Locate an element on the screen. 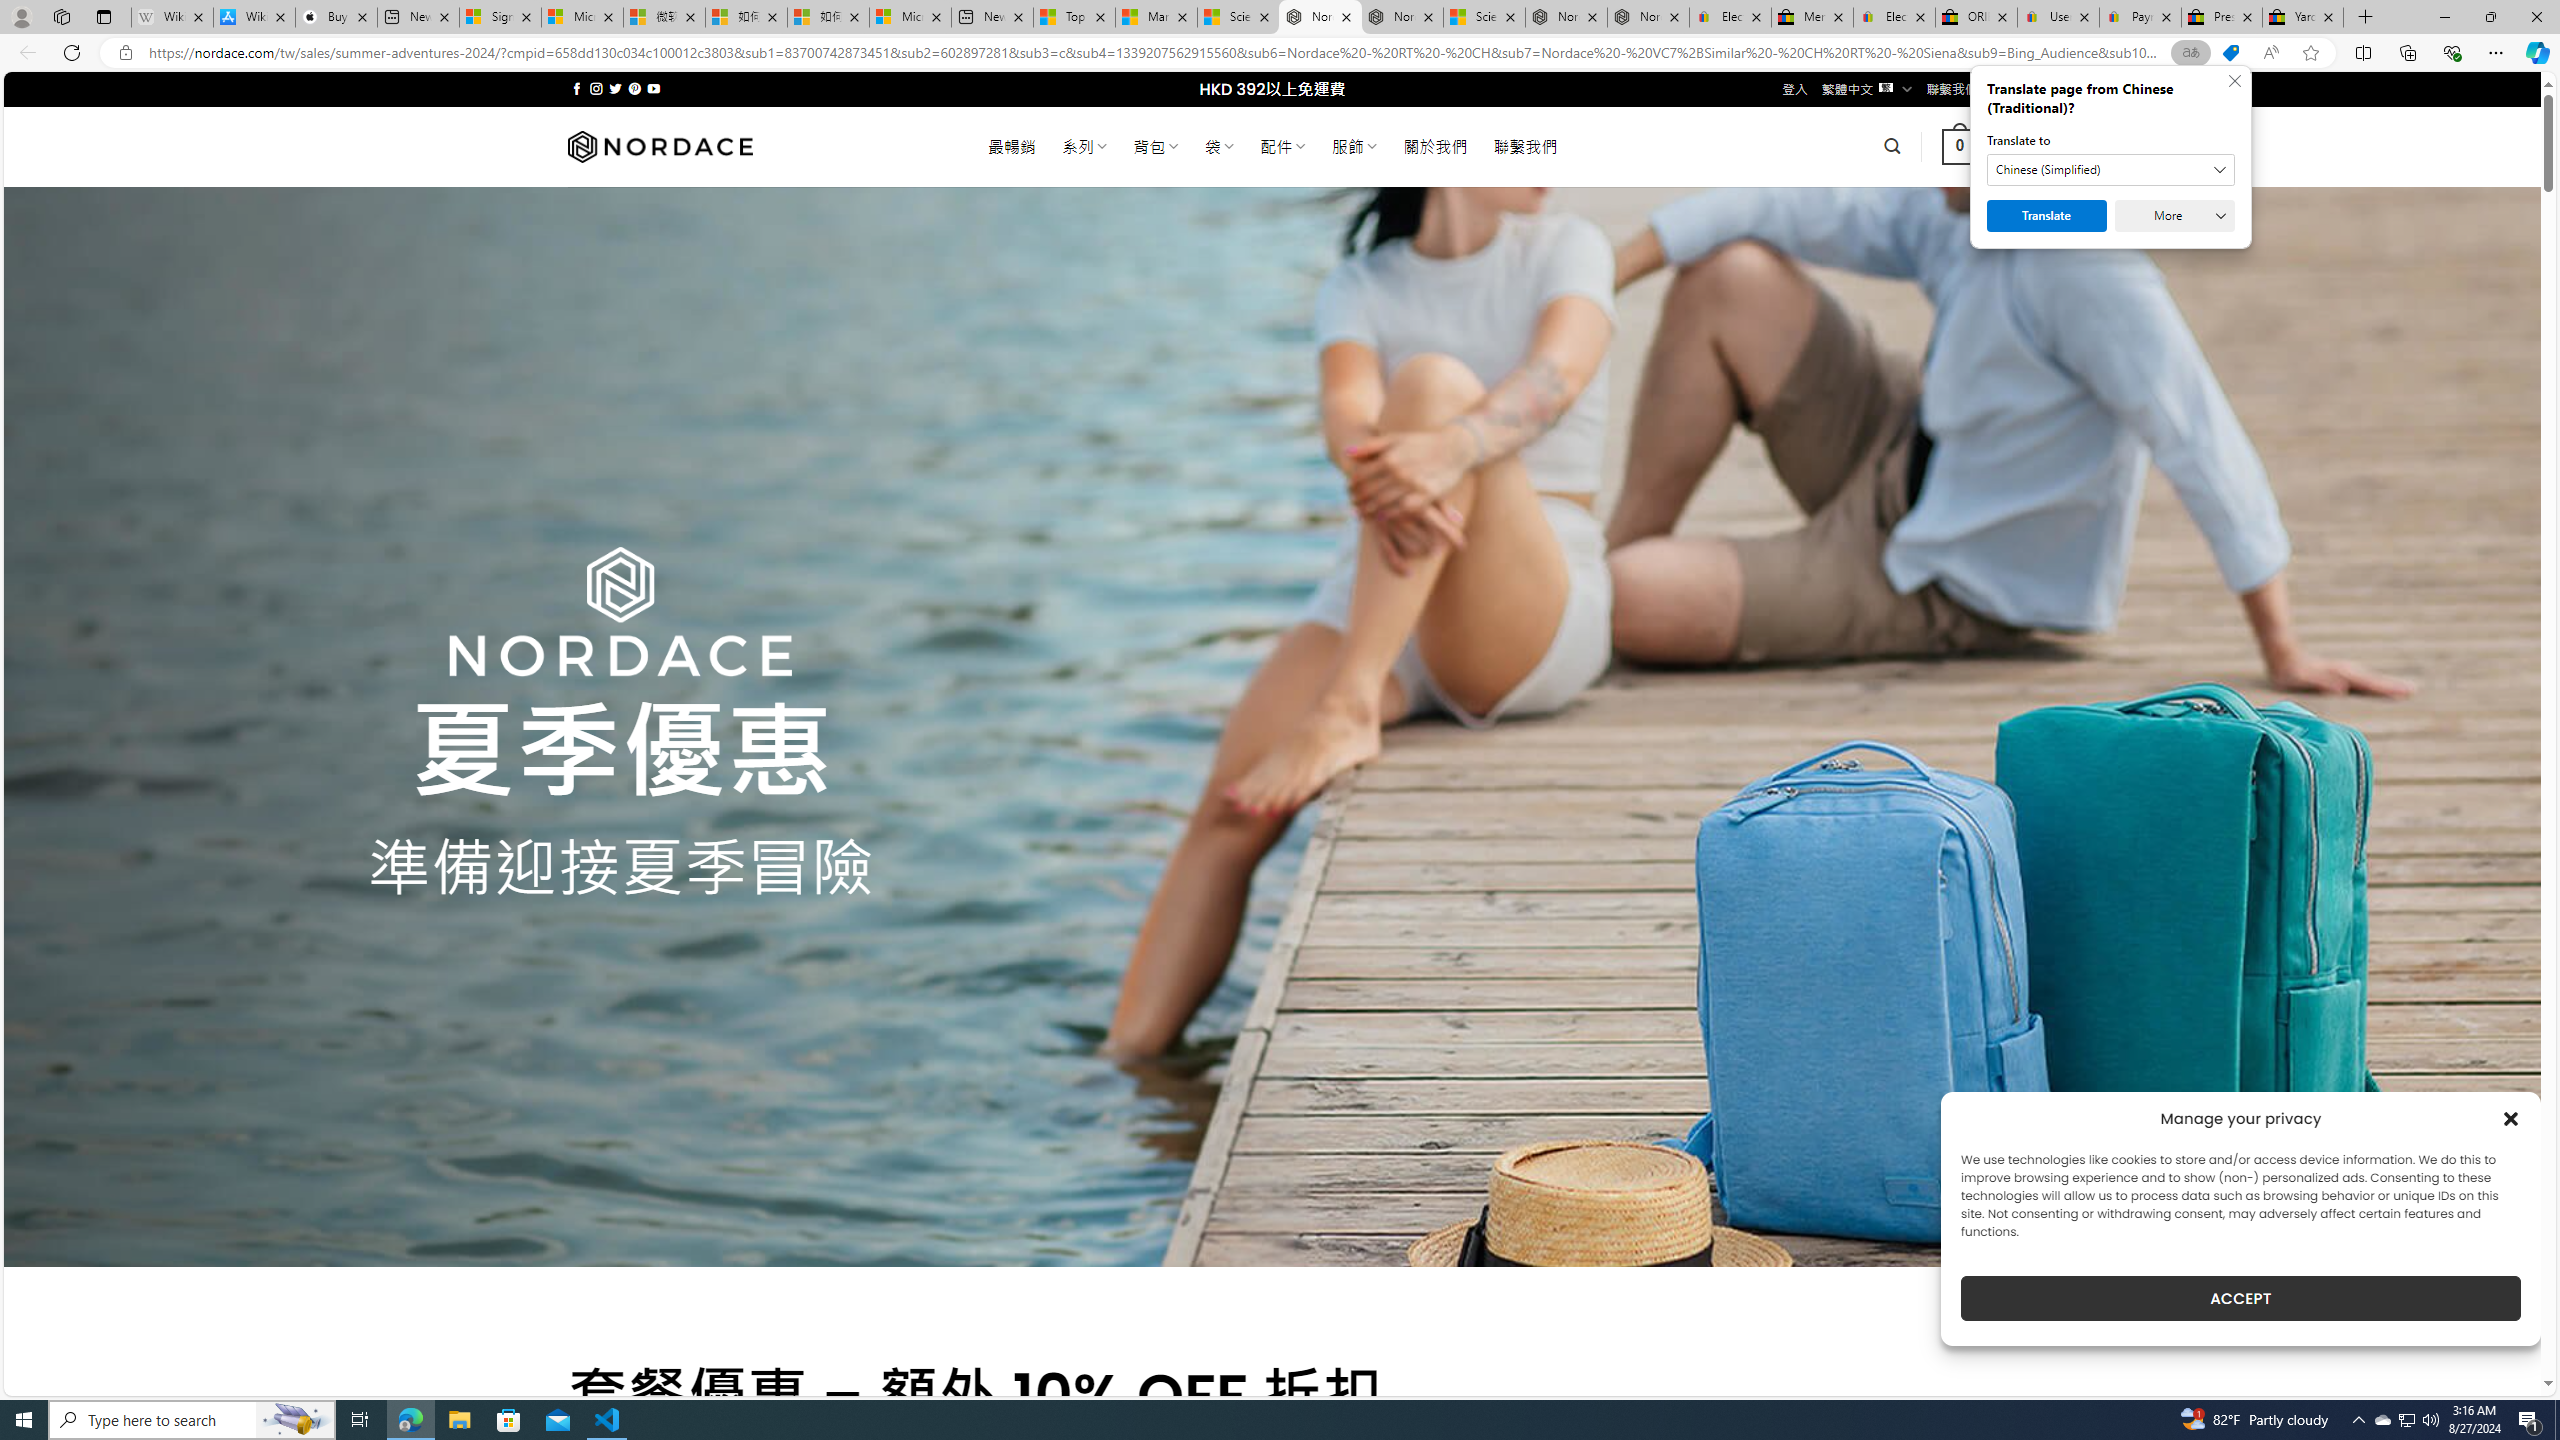 The width and height of the screenshot is (2560, 1440). 'Settings and more (Alt+F)' is located at coordinates (2495, 51).